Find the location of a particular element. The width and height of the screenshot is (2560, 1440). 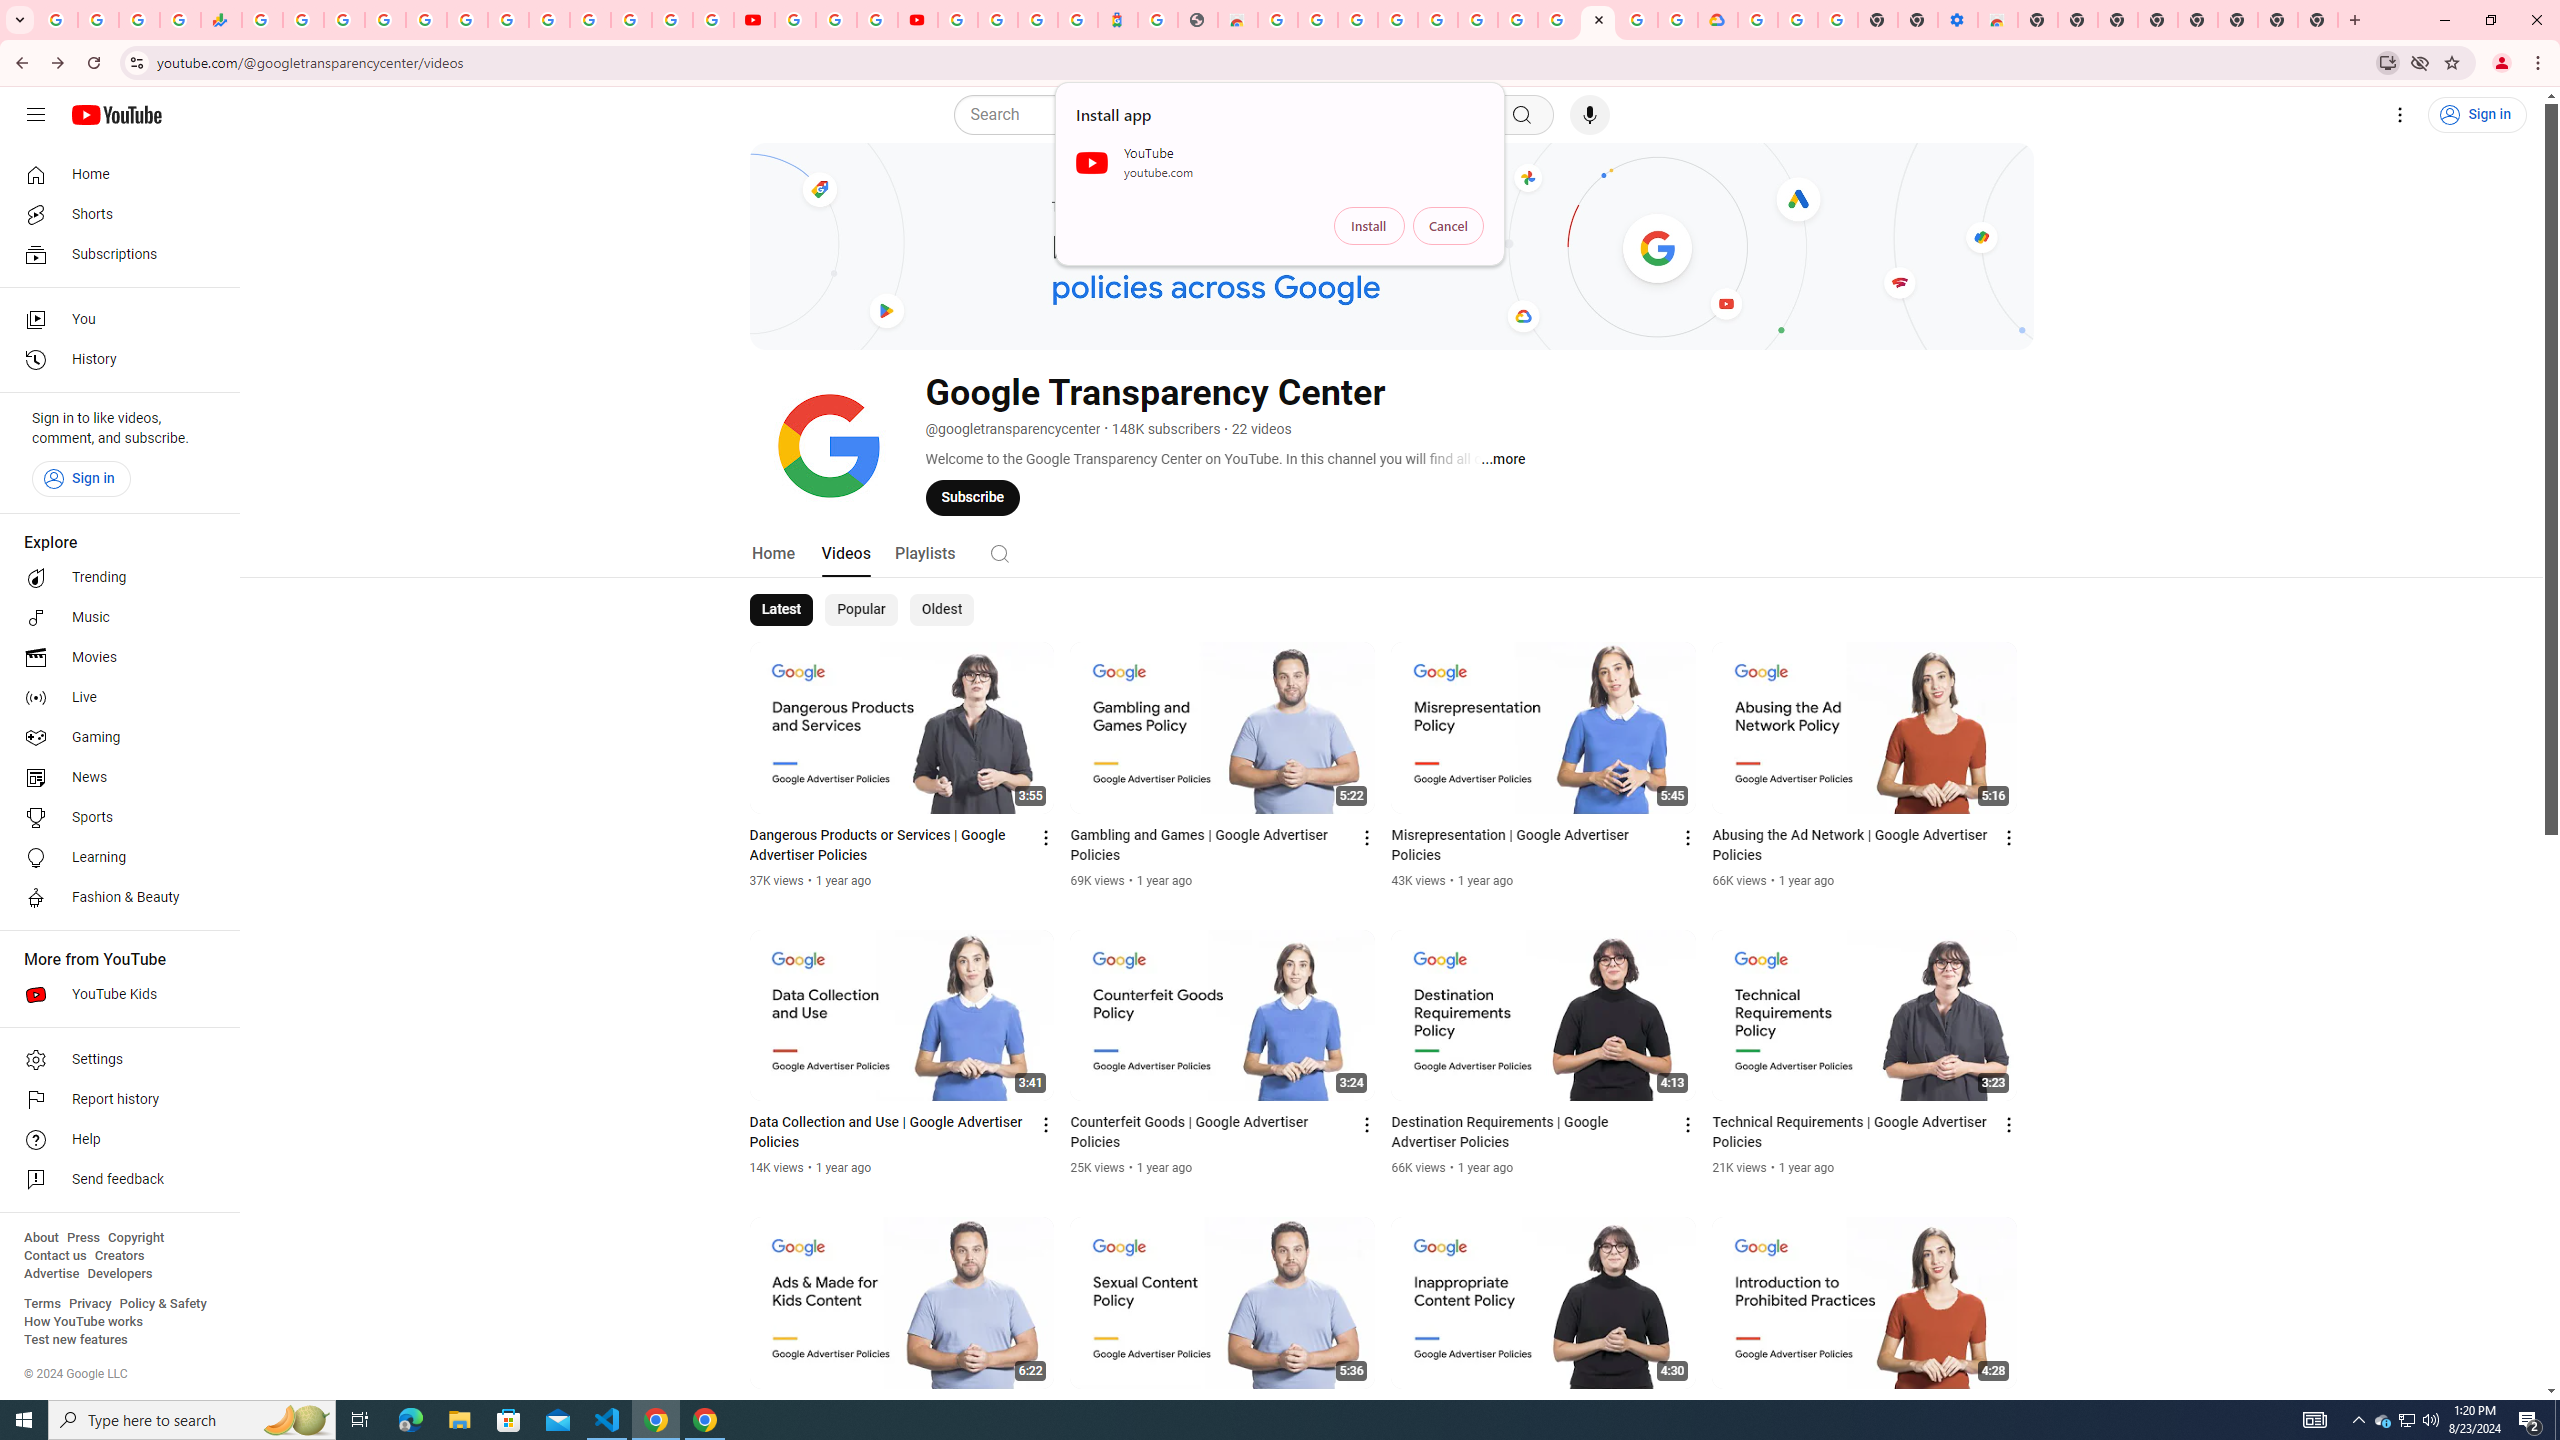

'Popular' is located at coordinates (860, 608).